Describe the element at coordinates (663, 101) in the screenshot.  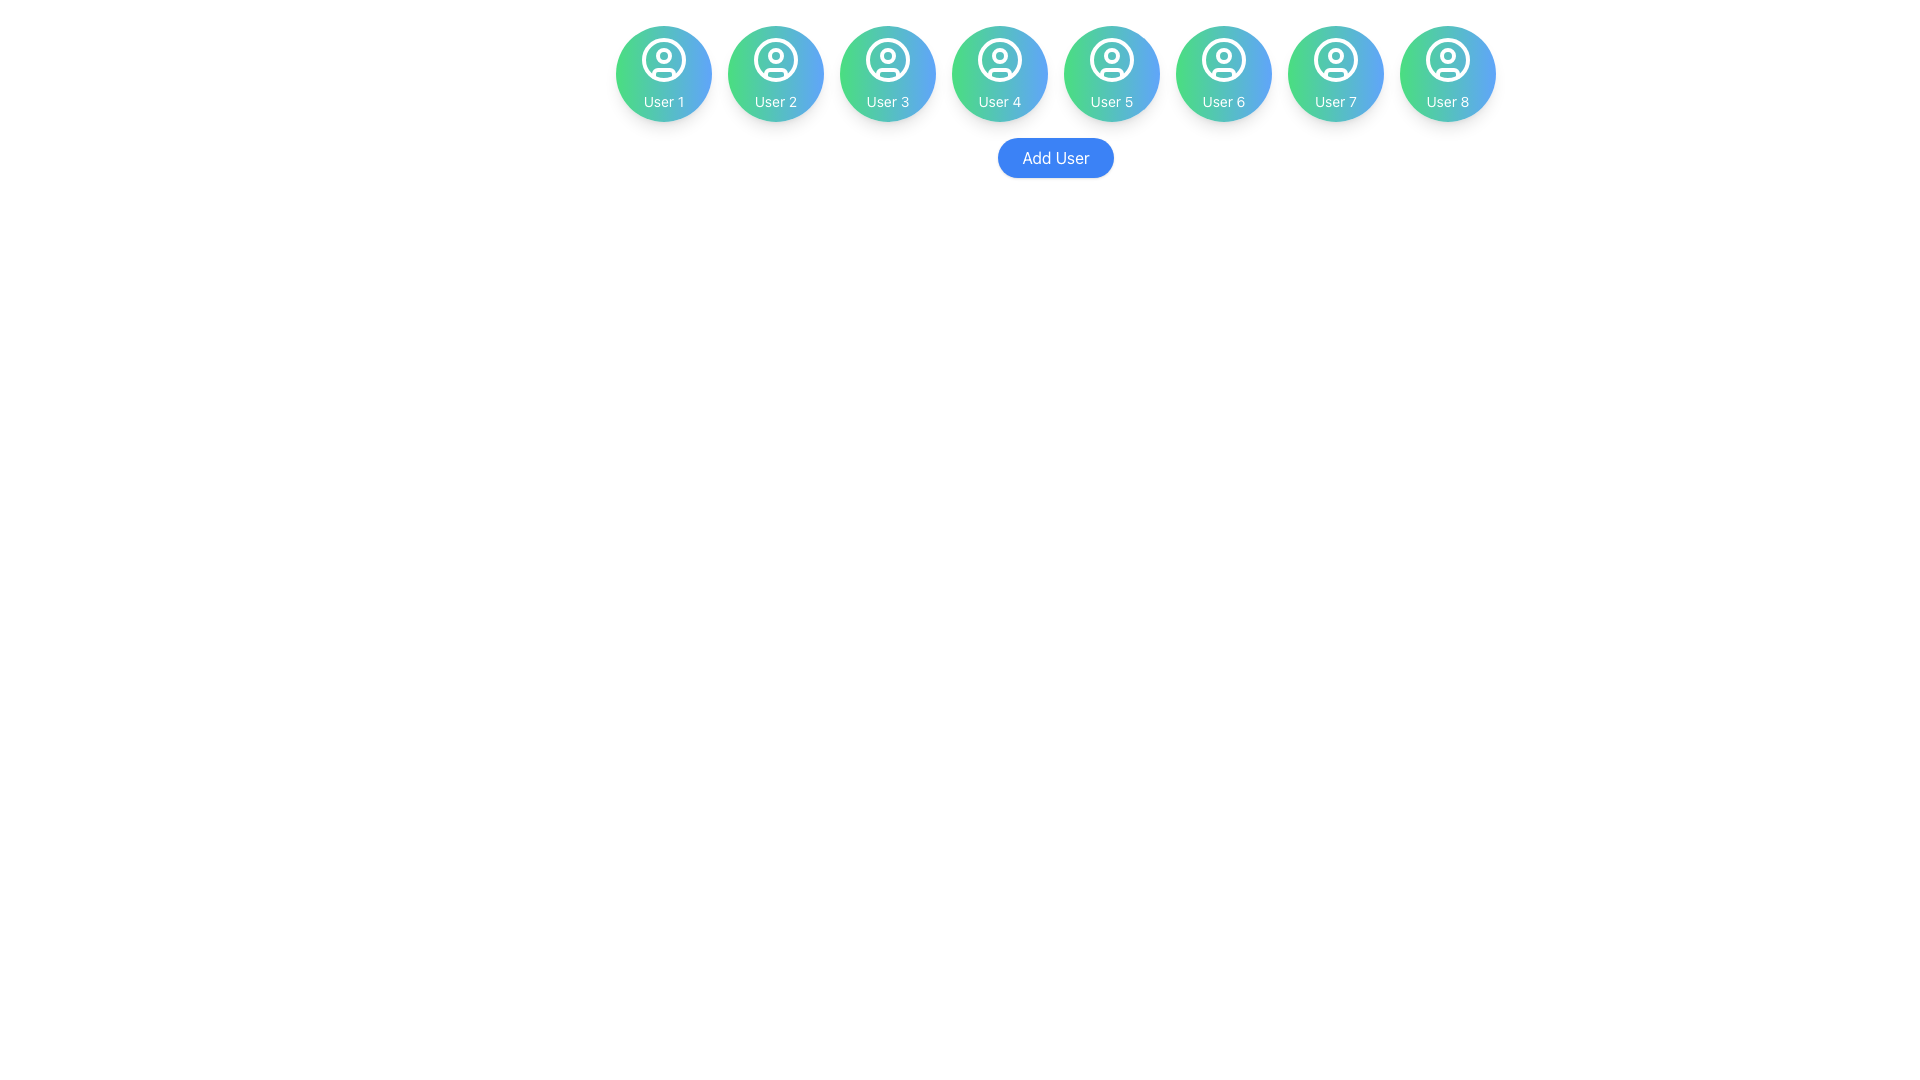
I see `the text label displaying 'User 1', located below the circular icon with a gradient background. This text label is the first in a horizontal row of similar components` at that location.